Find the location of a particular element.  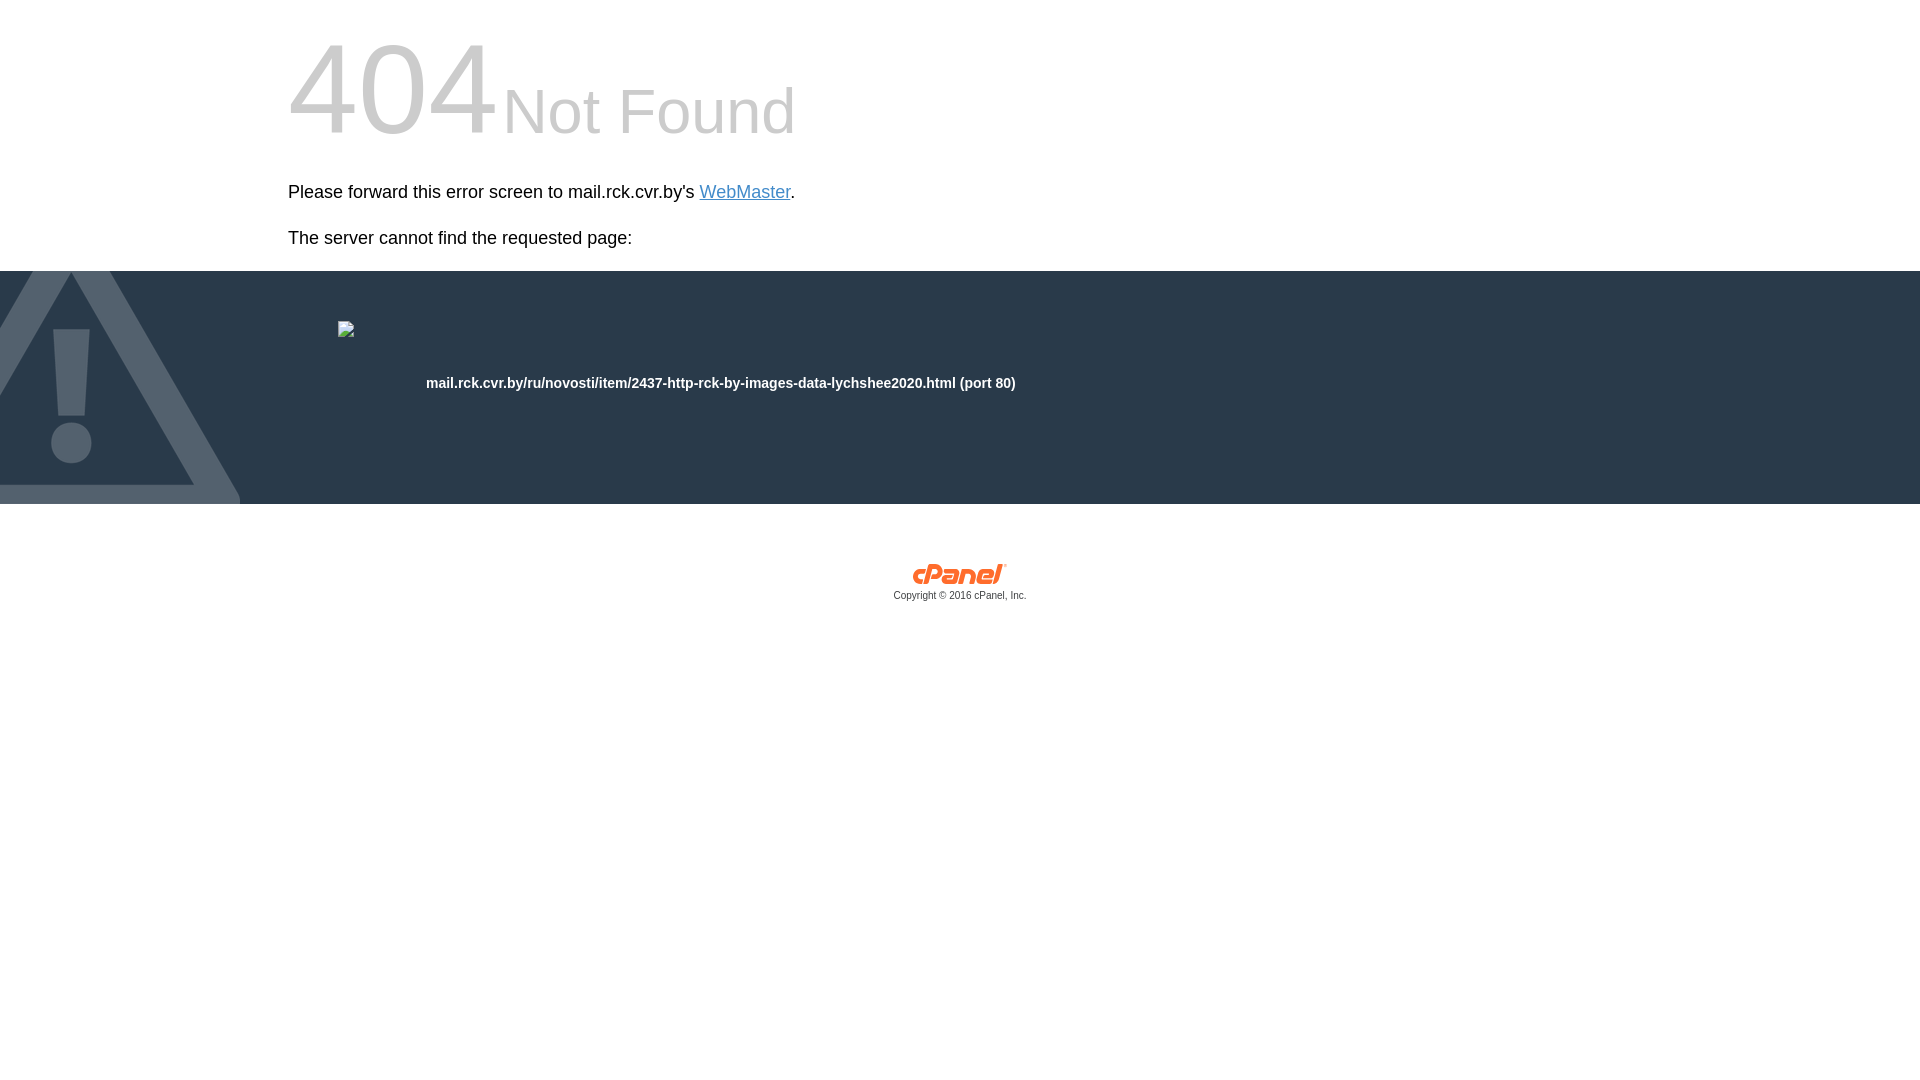

'WebMaster' is located at coordinates (744, 192).